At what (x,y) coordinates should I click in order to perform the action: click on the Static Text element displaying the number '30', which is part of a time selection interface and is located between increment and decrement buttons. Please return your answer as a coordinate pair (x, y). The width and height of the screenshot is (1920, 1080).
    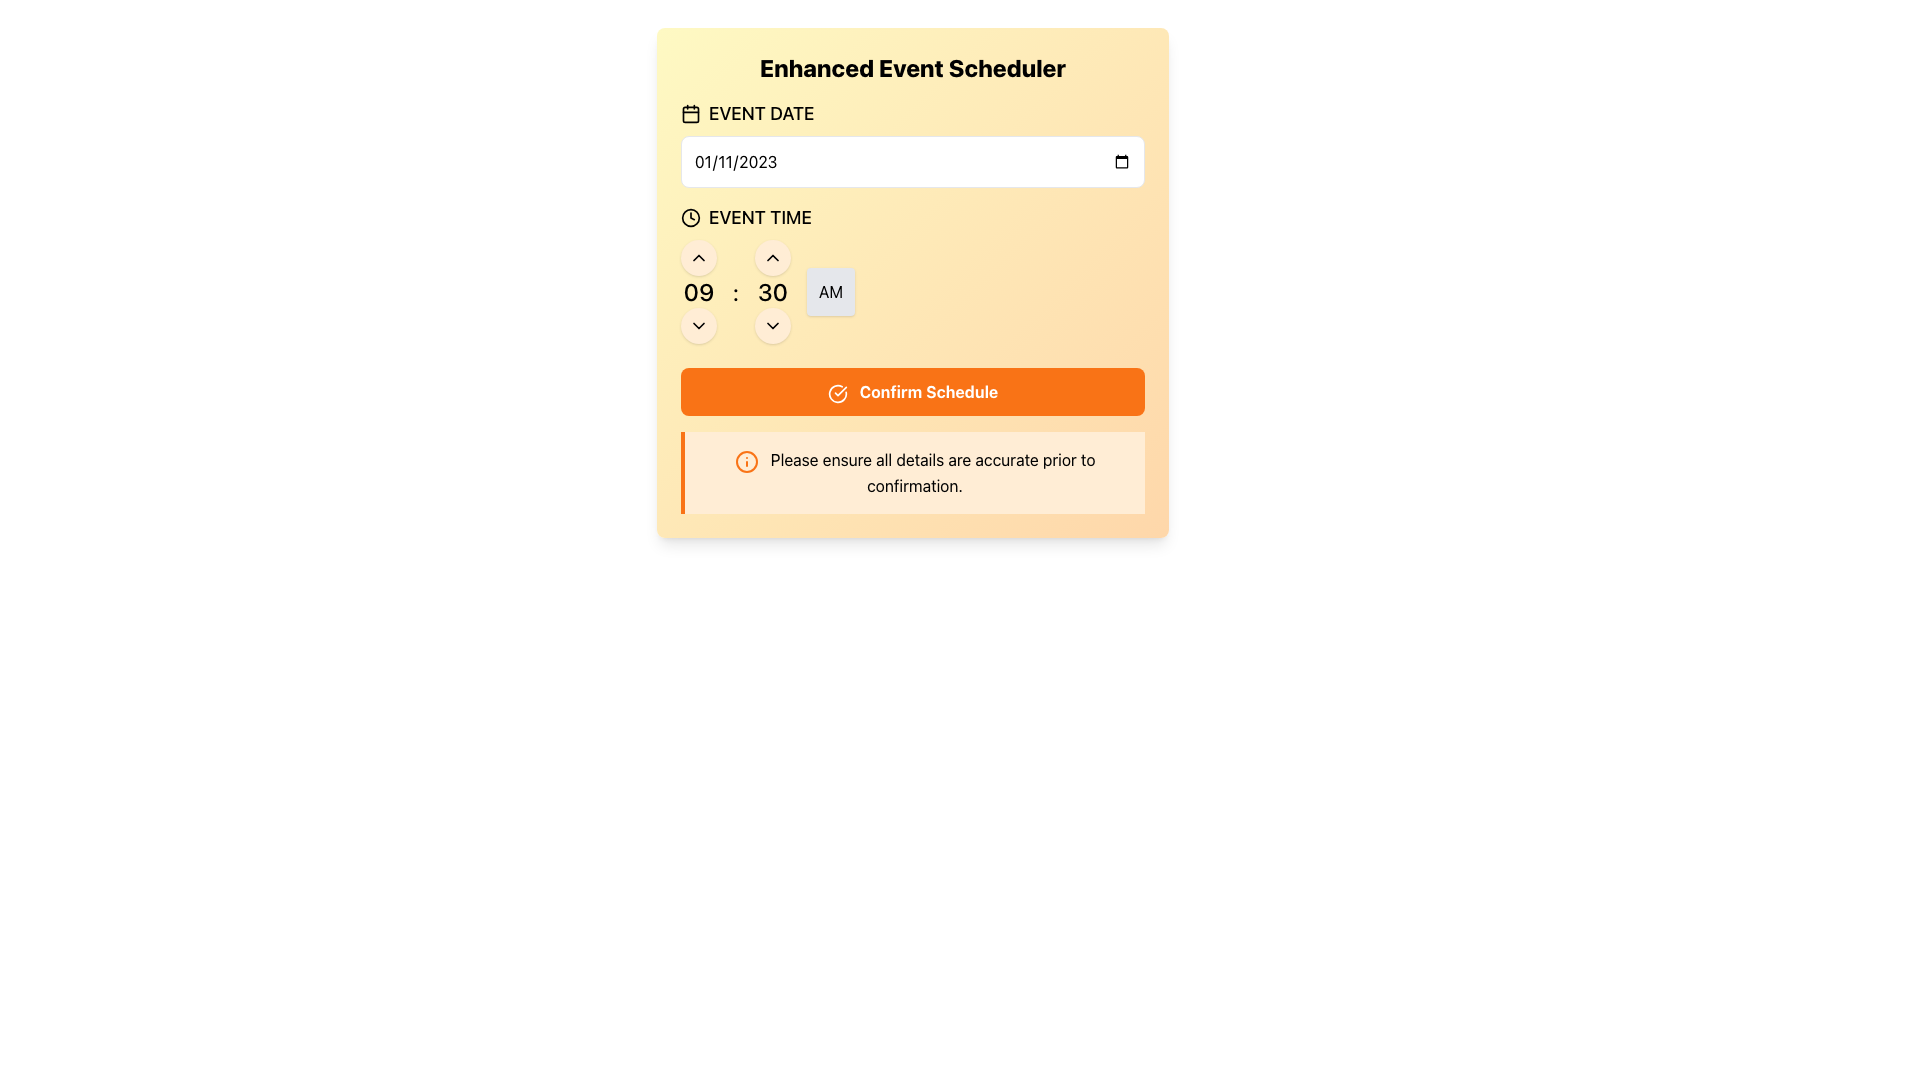
    Looking at the image, I should click on (771, 292).